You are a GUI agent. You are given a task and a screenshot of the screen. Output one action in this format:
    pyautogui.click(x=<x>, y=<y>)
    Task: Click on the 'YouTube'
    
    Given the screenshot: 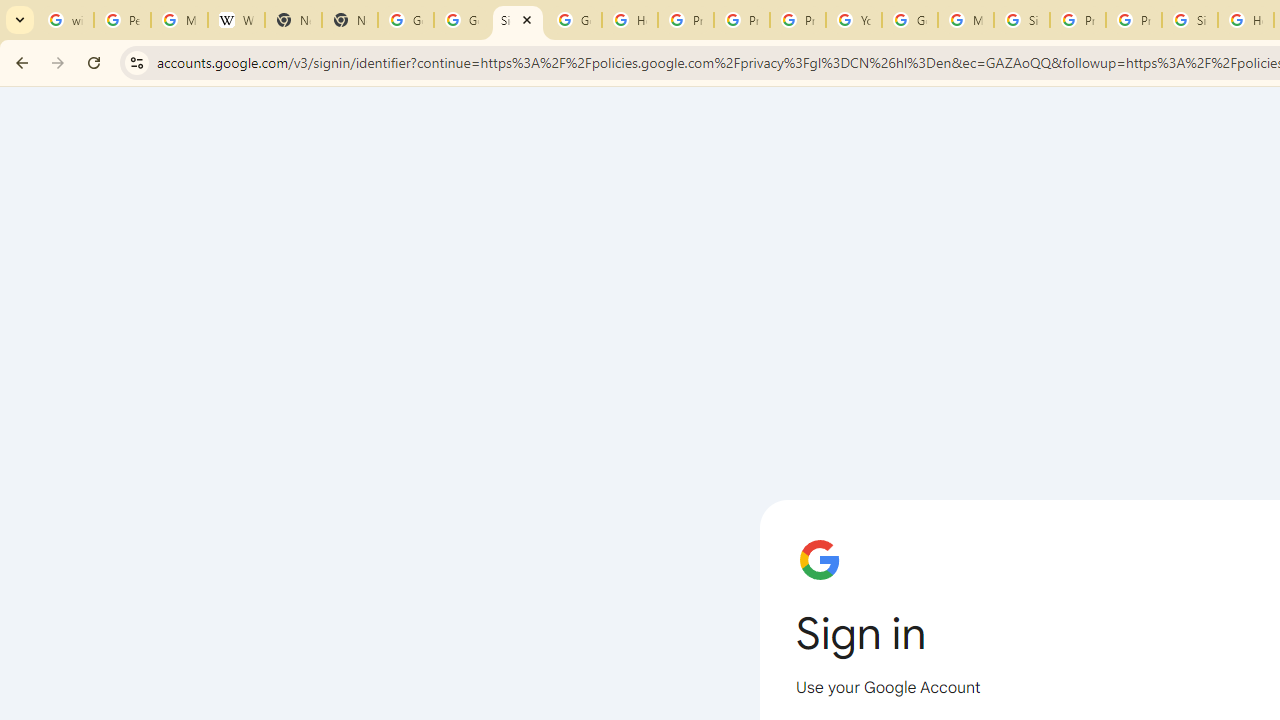 What is the action you would take?
    pyautogui.click(x=853, y=20)
    